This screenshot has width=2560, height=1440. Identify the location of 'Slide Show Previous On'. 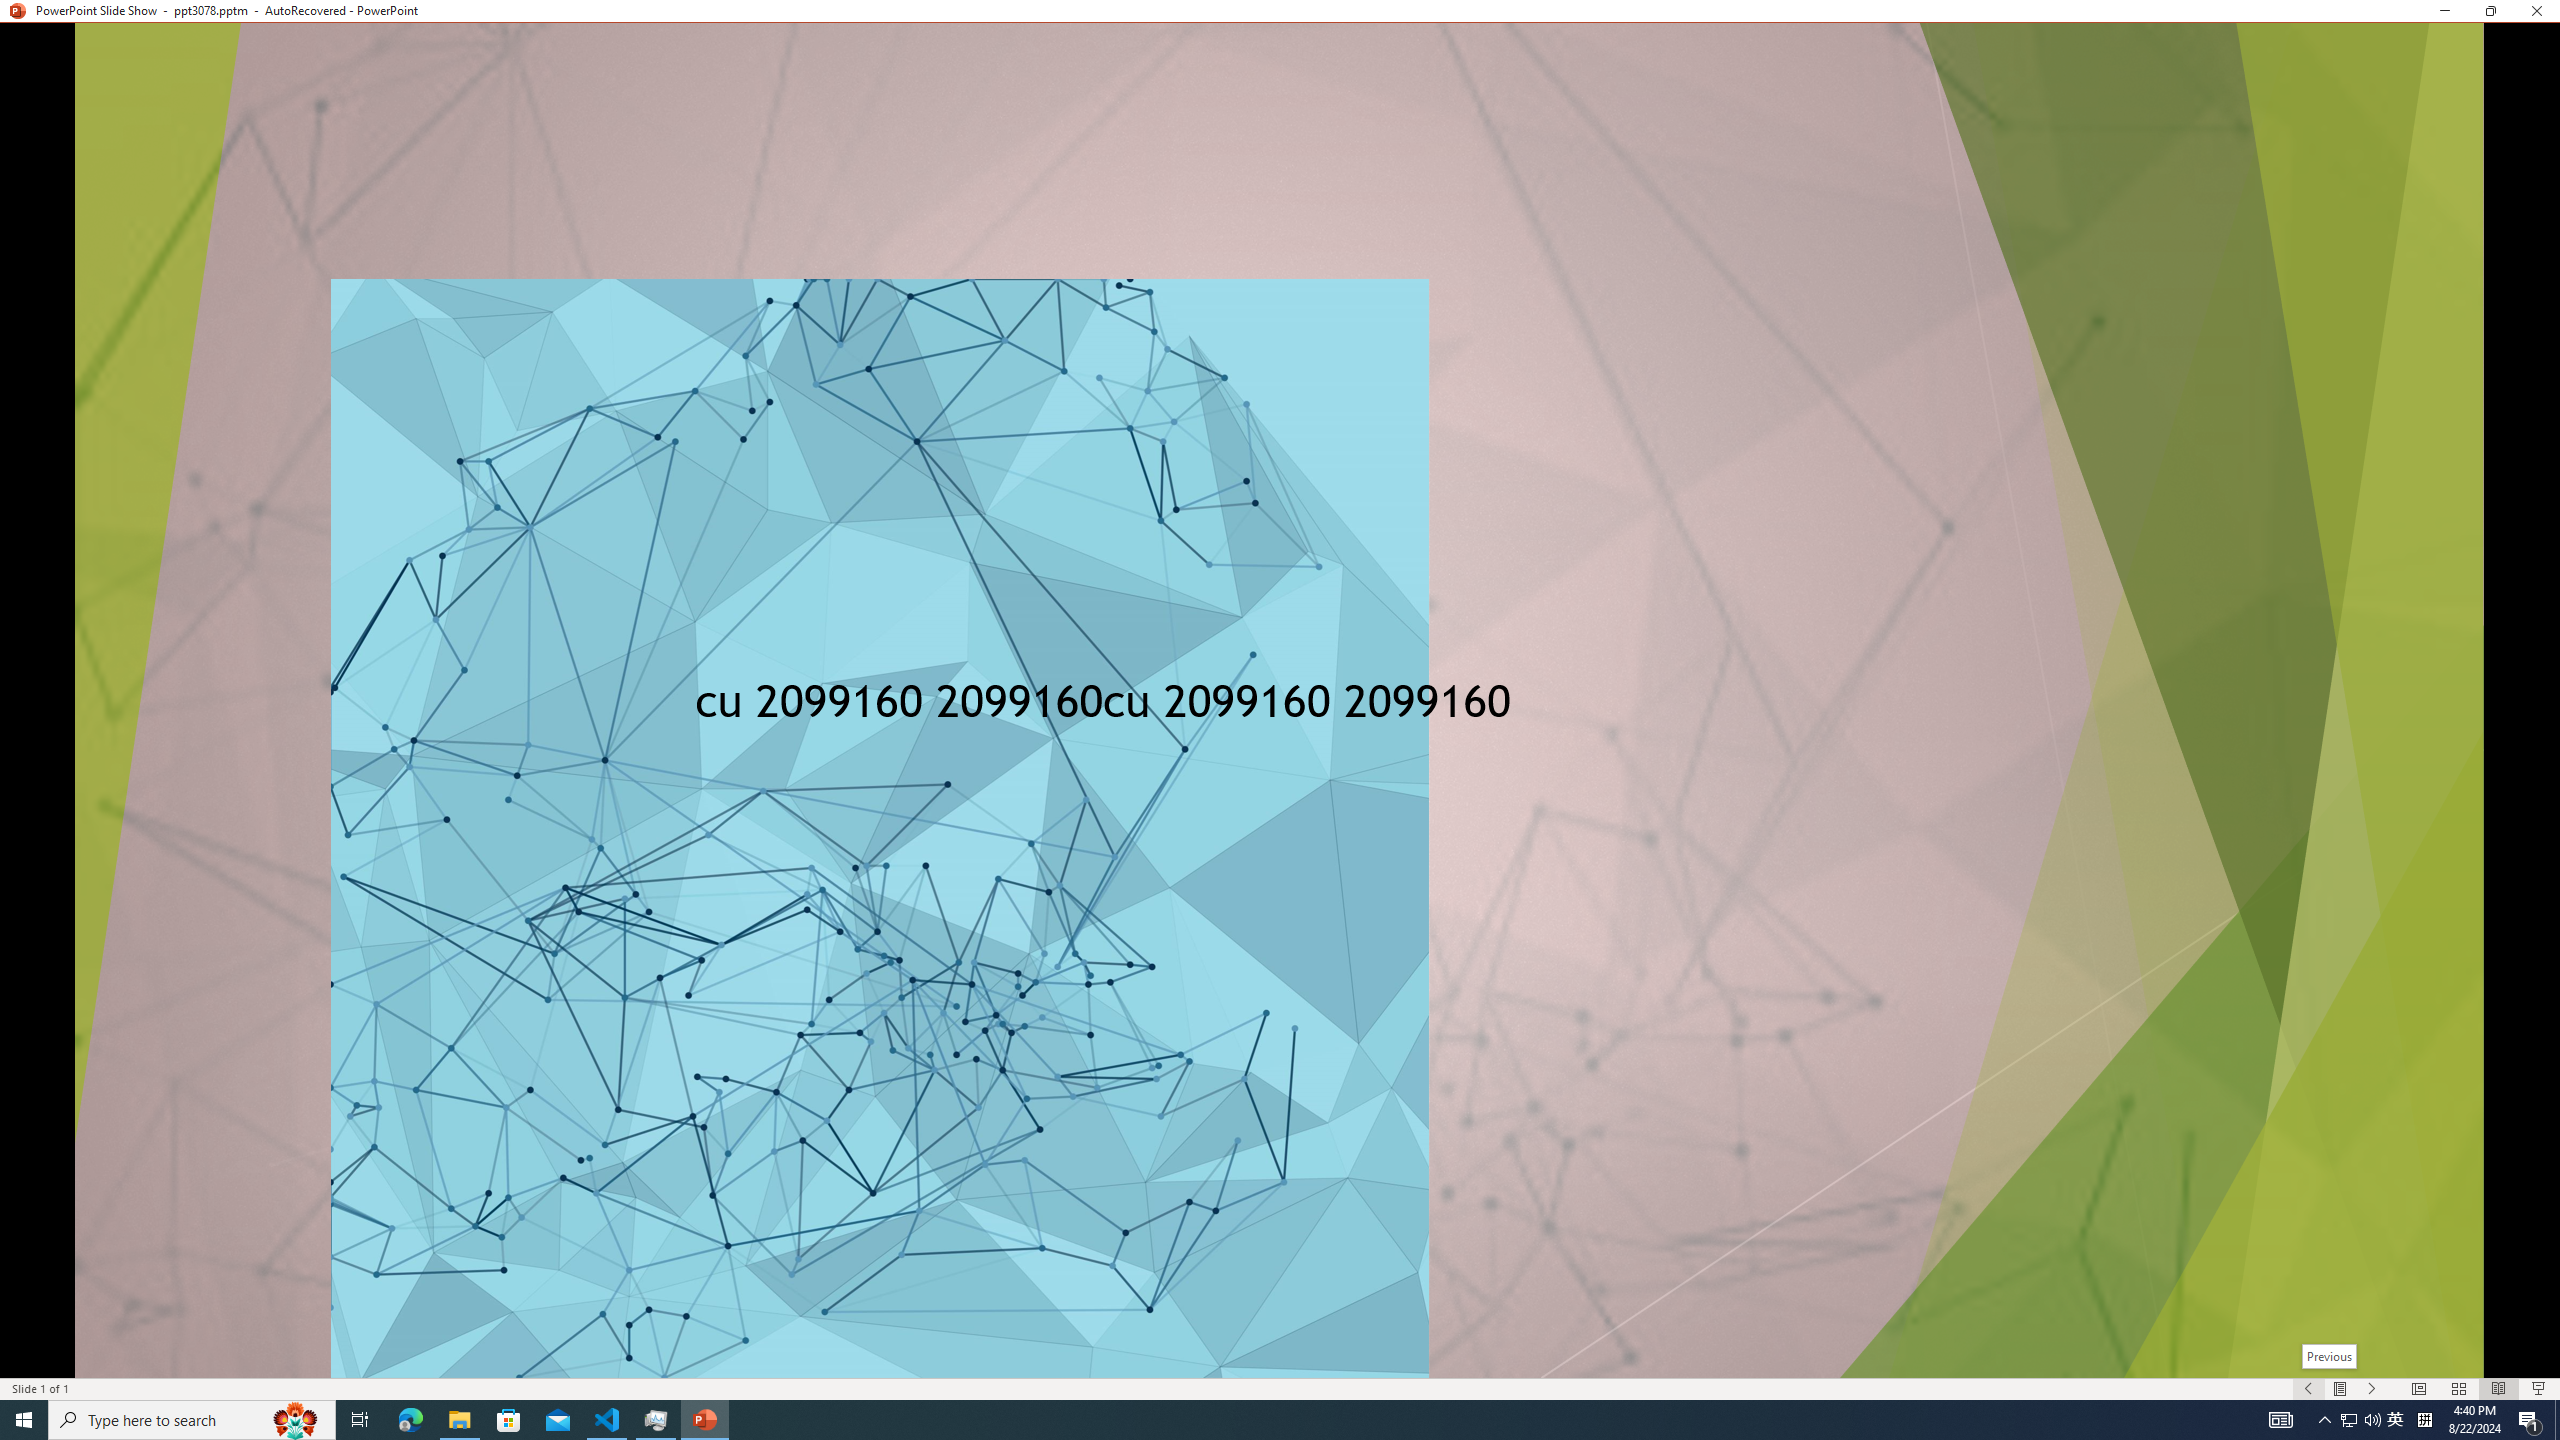
(2308, 1389).